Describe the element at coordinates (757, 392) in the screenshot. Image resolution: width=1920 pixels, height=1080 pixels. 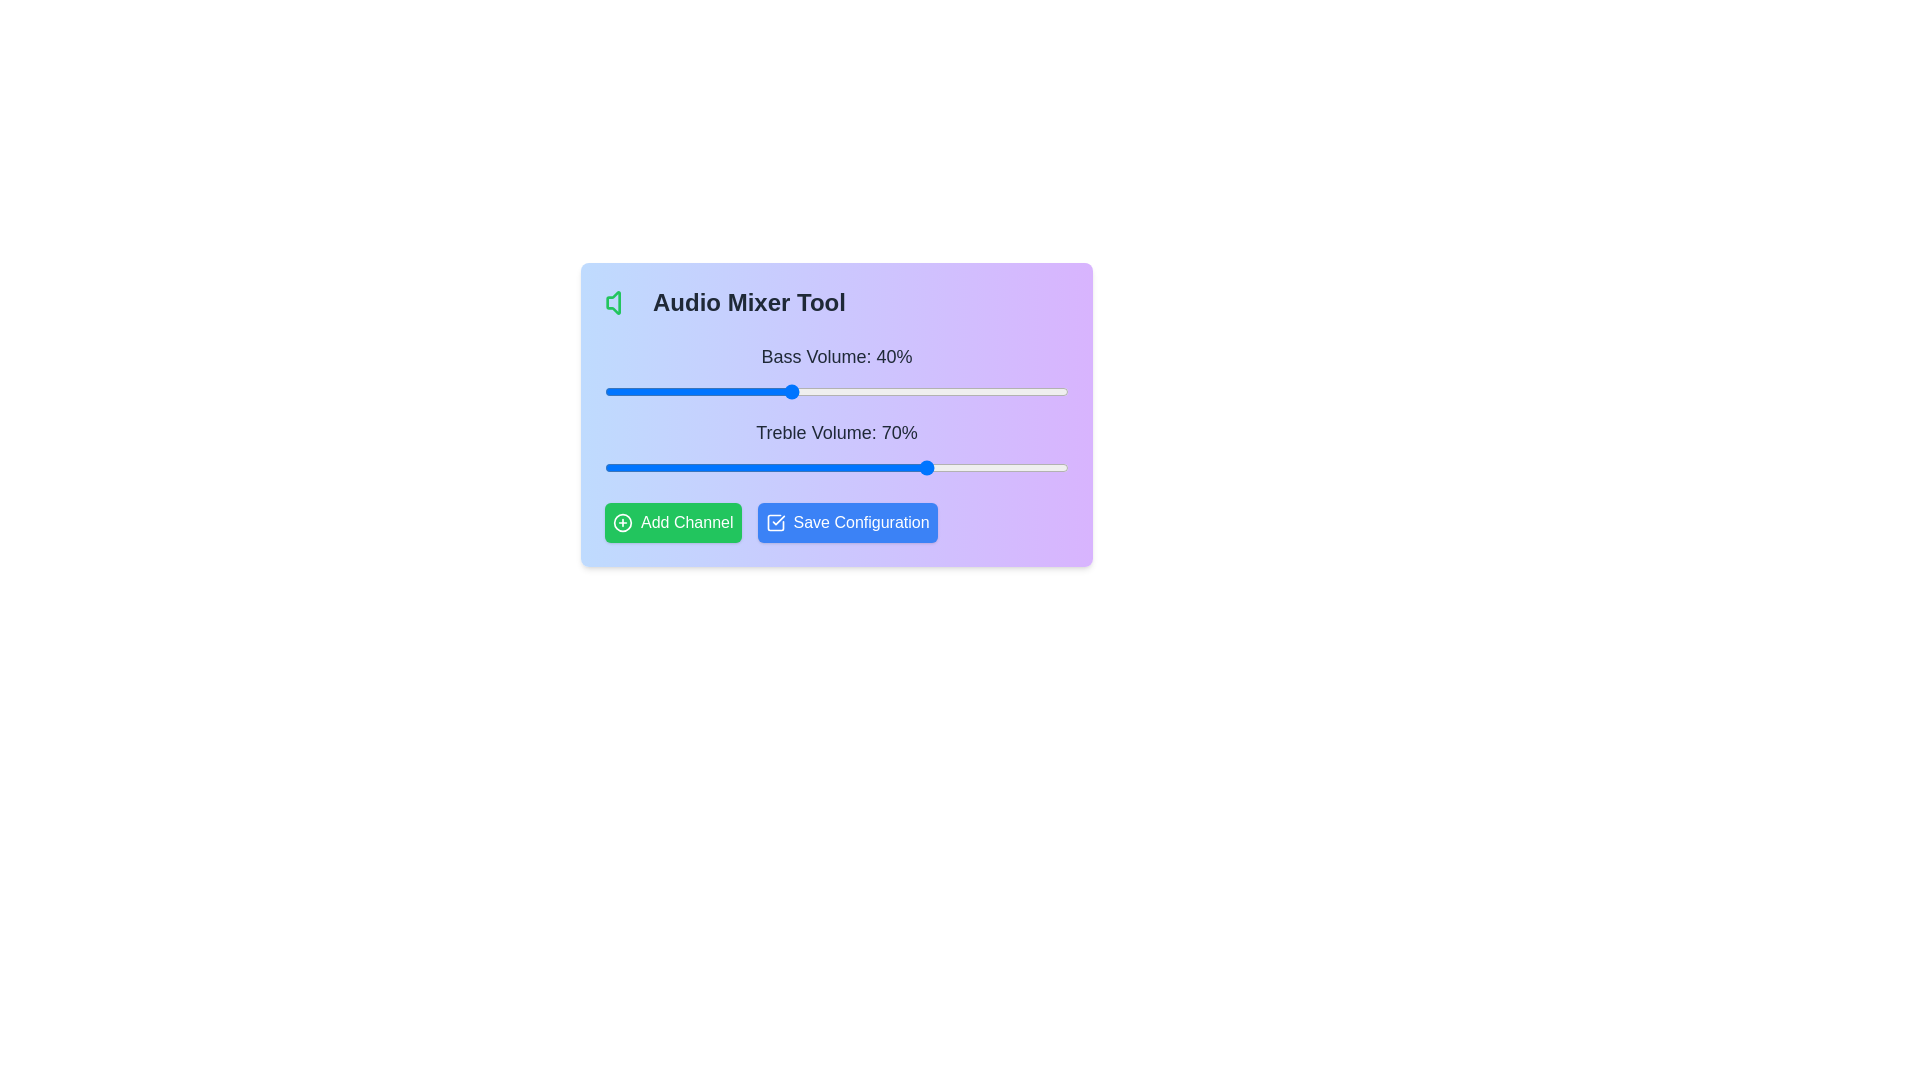
I see `the slider` at that location.